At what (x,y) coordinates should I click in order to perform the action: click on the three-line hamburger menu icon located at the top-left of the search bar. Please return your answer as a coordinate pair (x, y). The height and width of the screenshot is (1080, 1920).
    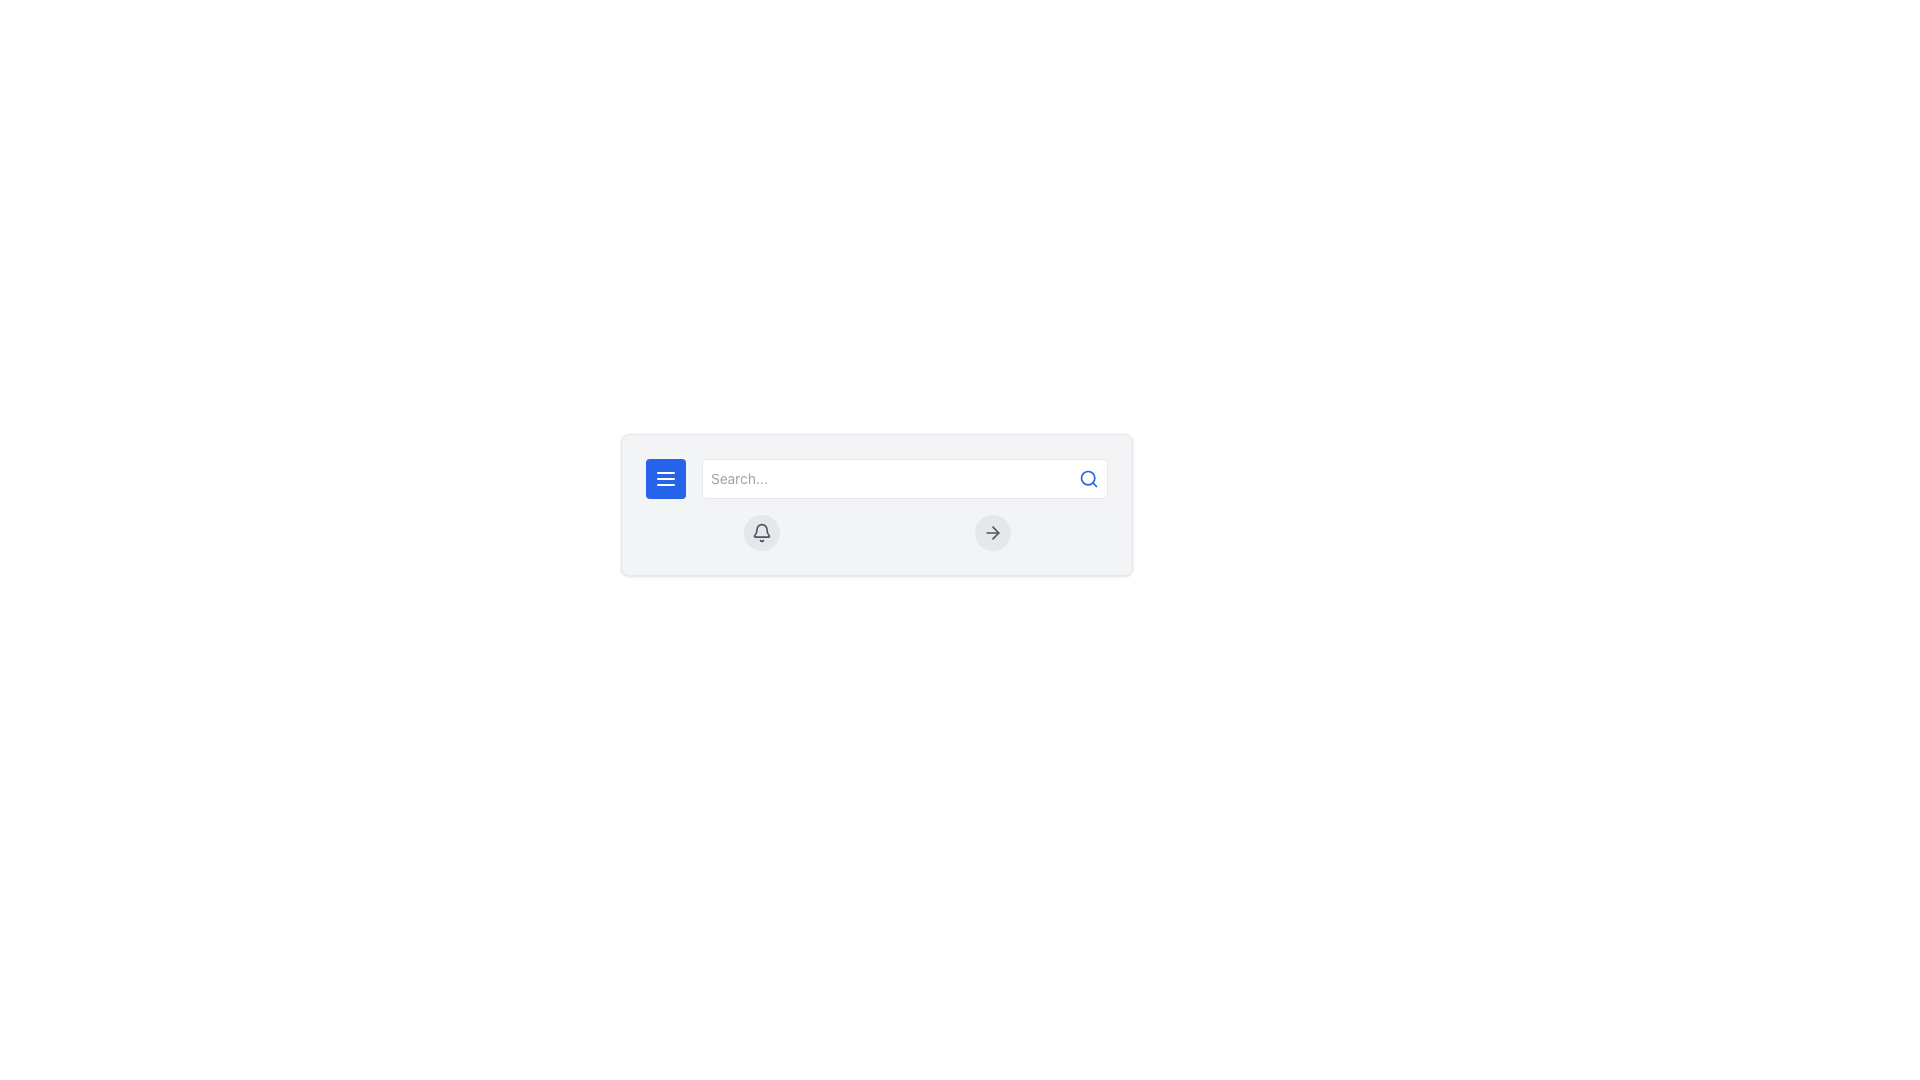
    Looking at the image, I should click on (666, 478).